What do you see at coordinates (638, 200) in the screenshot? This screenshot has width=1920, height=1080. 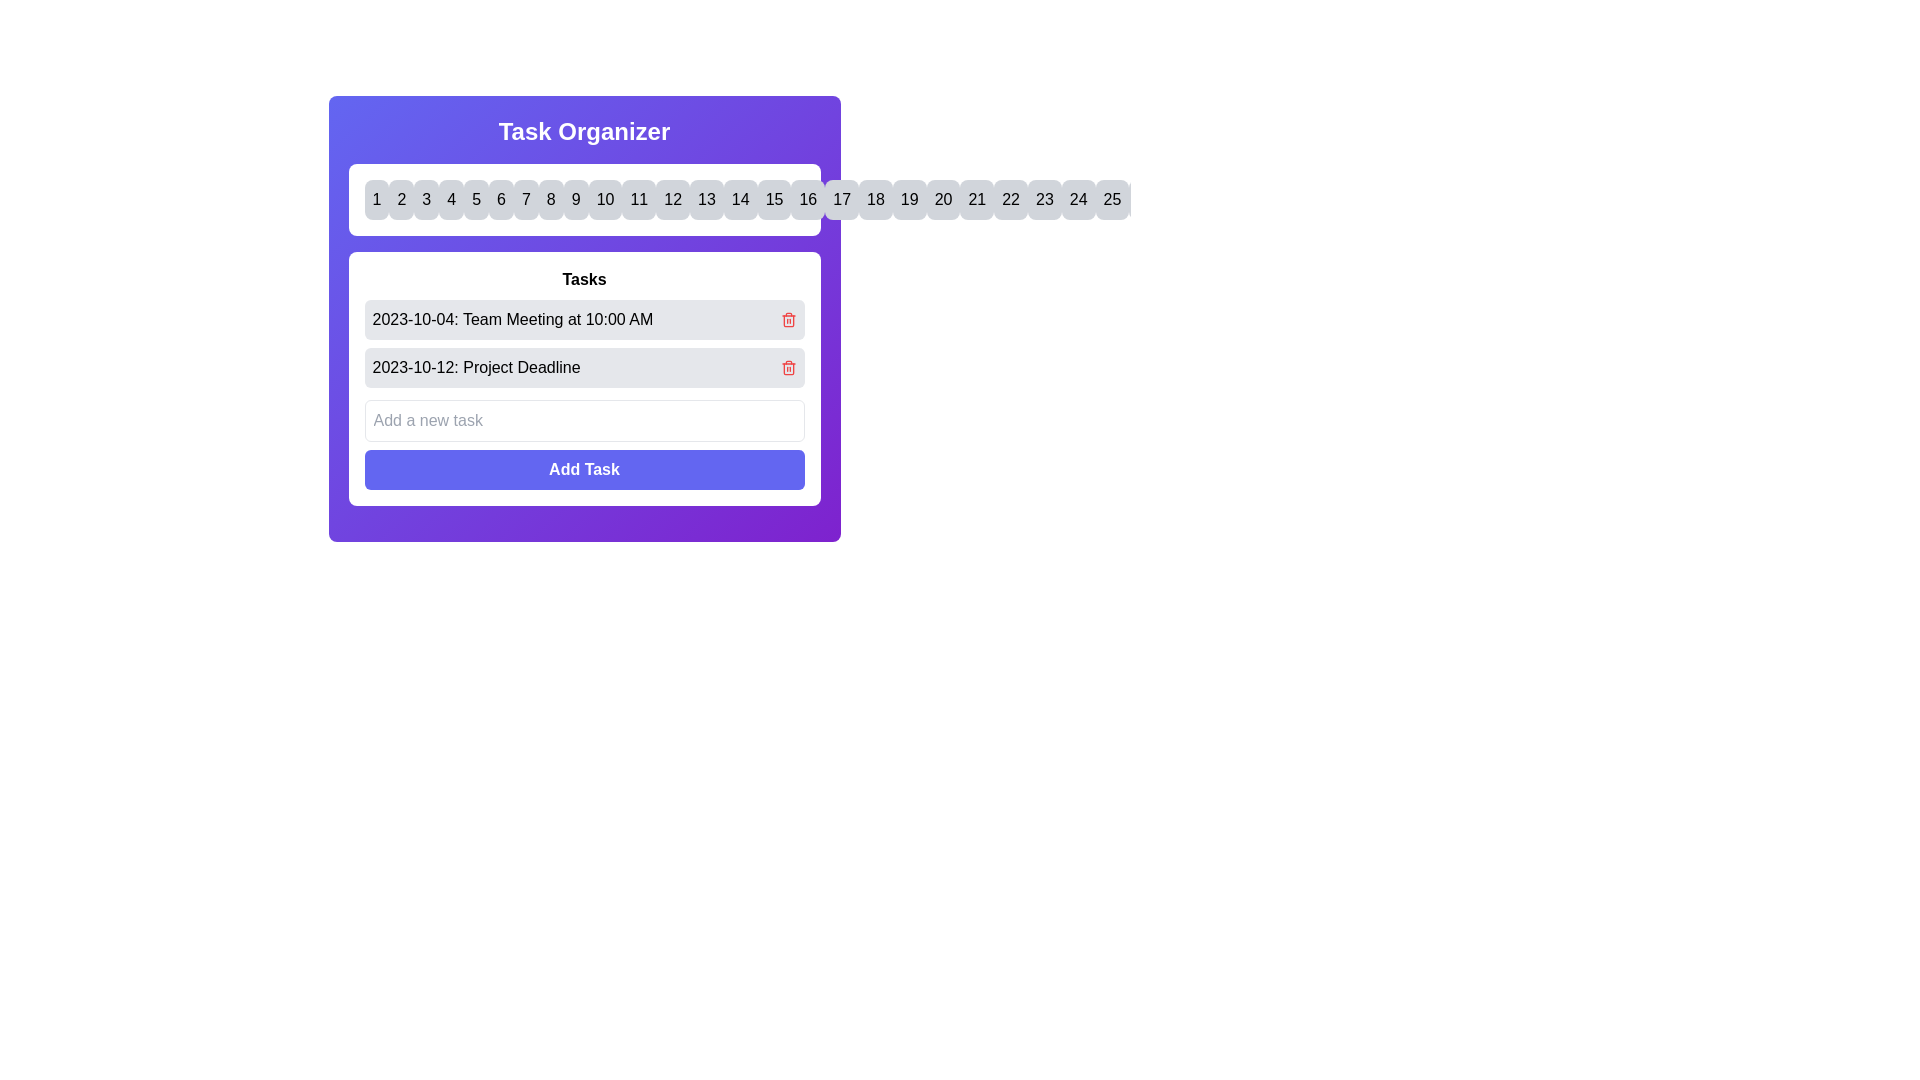 I see `the rectangular button with a light gray background and the text '11'` at bounding box center [638, 200].